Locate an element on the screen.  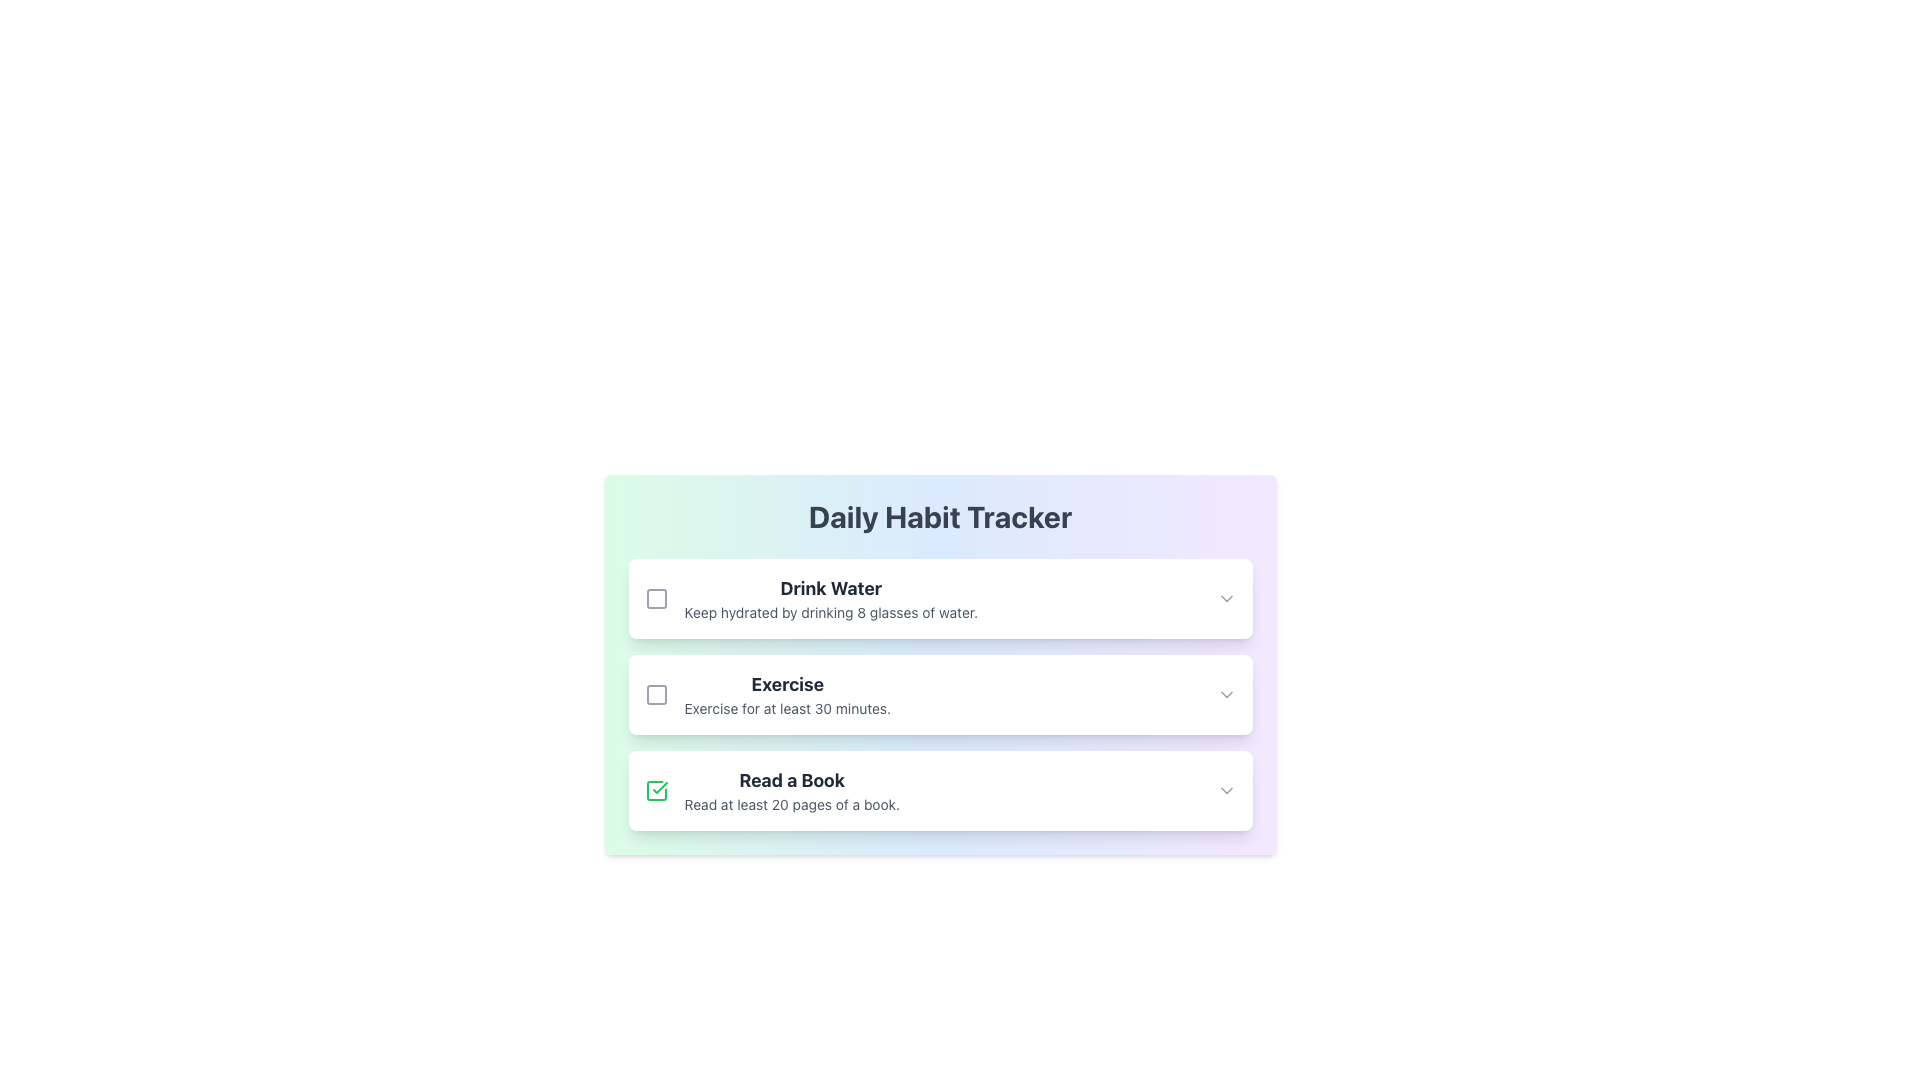
the Text label displaying 'Read a Book' and its description 'Read at least 20 pages of a book.' located in the Daily Habit Tracker list, positioned between 'Exercise' and subsequent items is located at coordinates (791, 789).